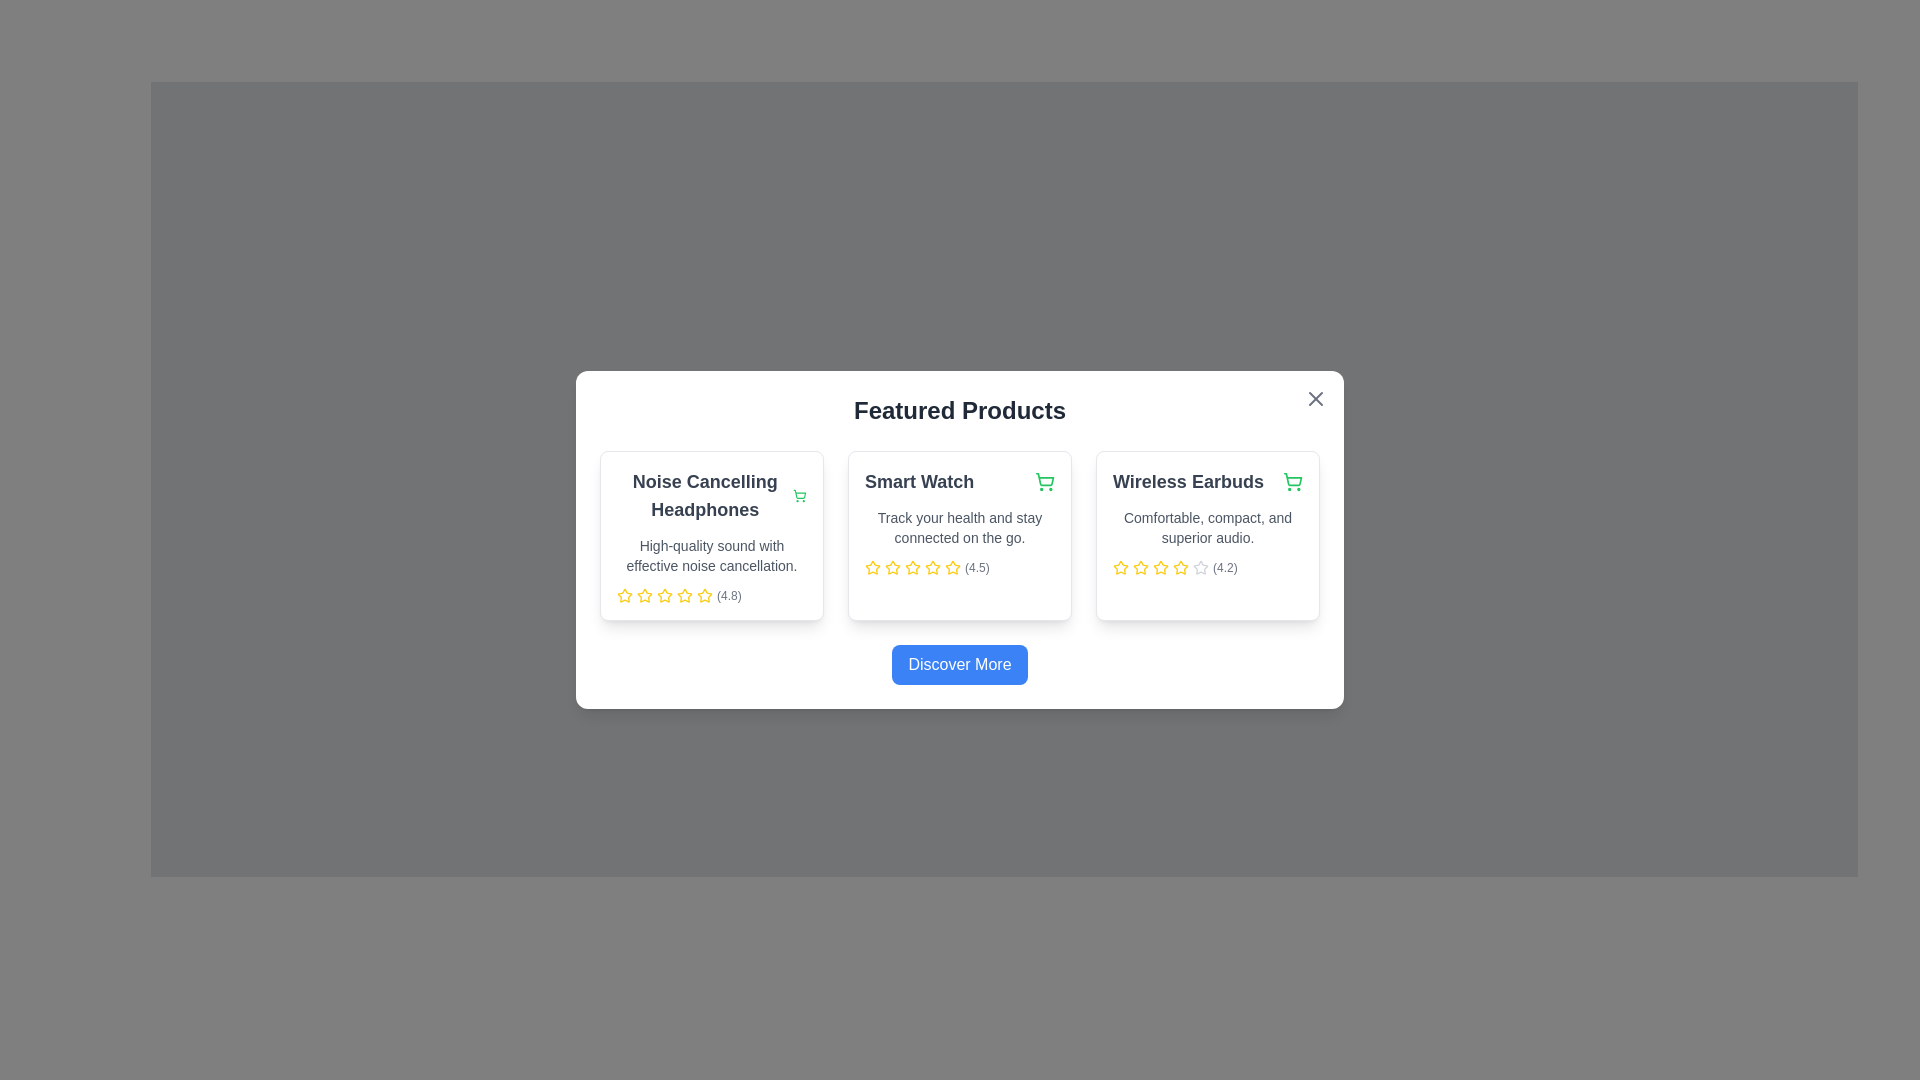 The image size is (1920, 1080). What do you see at coordinates (1044, 482) in the screenshot?
I see `the green shopping cart icon located at the top-right corner of the 'Smart Watch' product card` at bounding box center [1044, 482].